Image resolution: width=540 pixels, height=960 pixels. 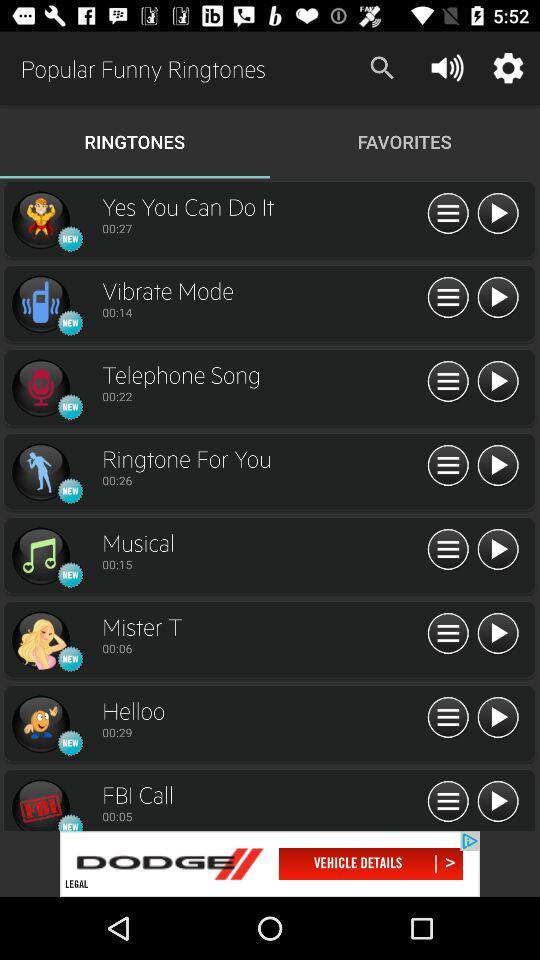 I want to click on show all info, so click(x=448, y=381).